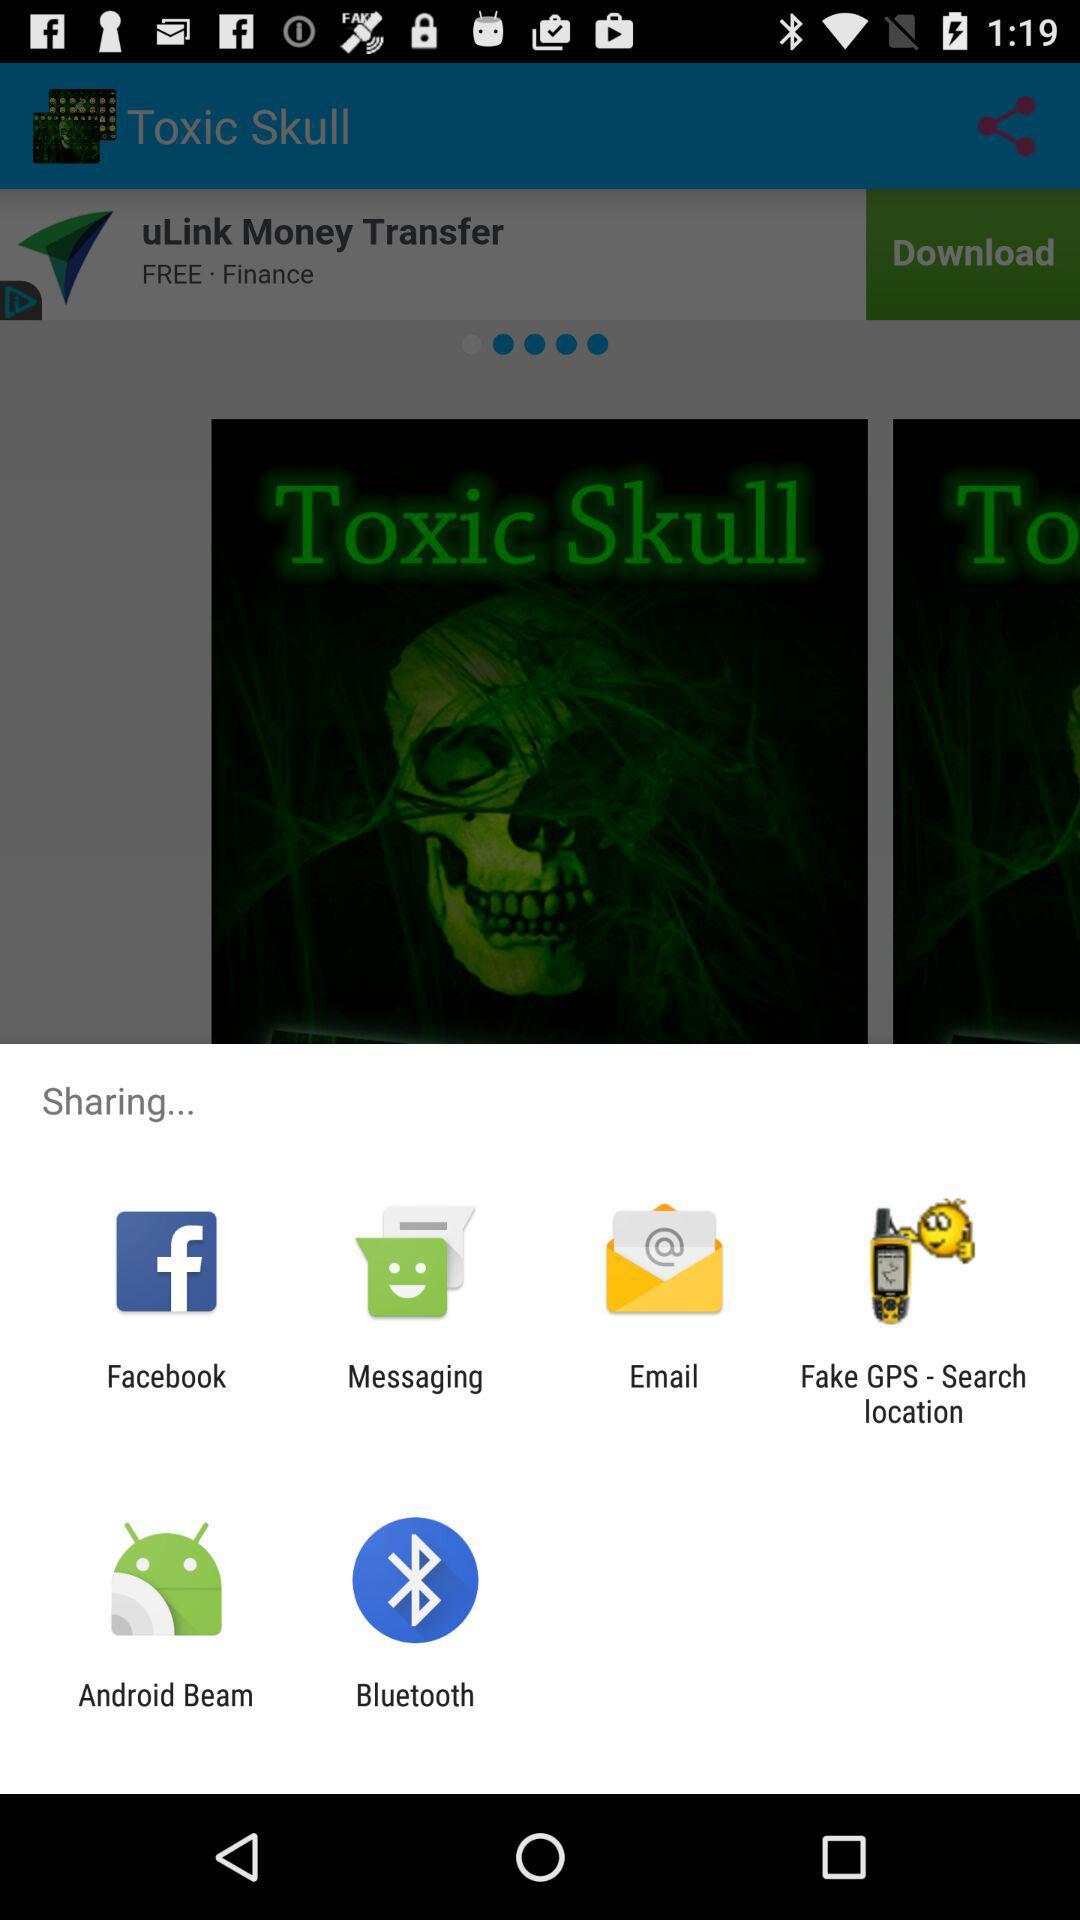 Image resolution: width=1080 pixels, height=1920 pixels. Describe the element at coordinates (913, 1392) in the screenshot. I see `the fake gps search` at that location.